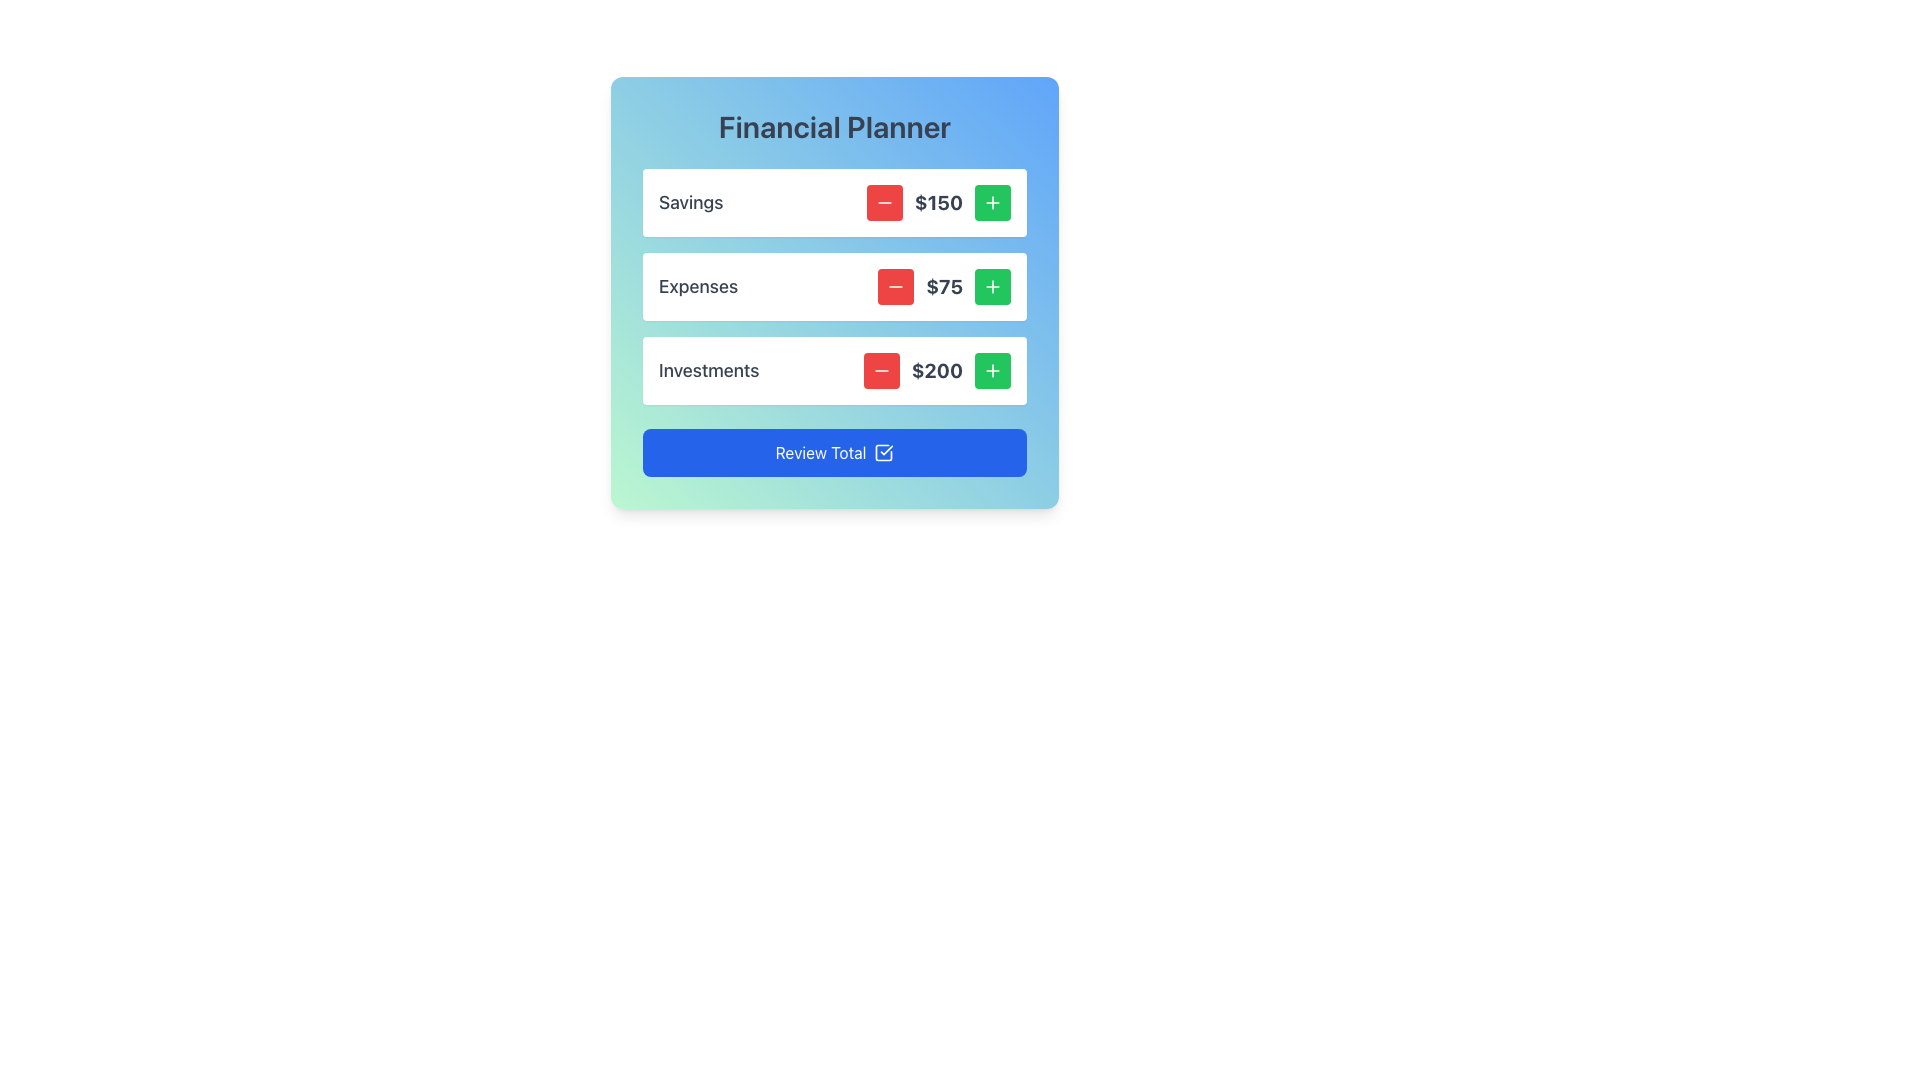 This screenshot has width=1920, height=1080. I want to click on the green circular button with a white plus icon located to the right of the '$200' text in the 'Investments' row to increment the value, so click(993, 370).